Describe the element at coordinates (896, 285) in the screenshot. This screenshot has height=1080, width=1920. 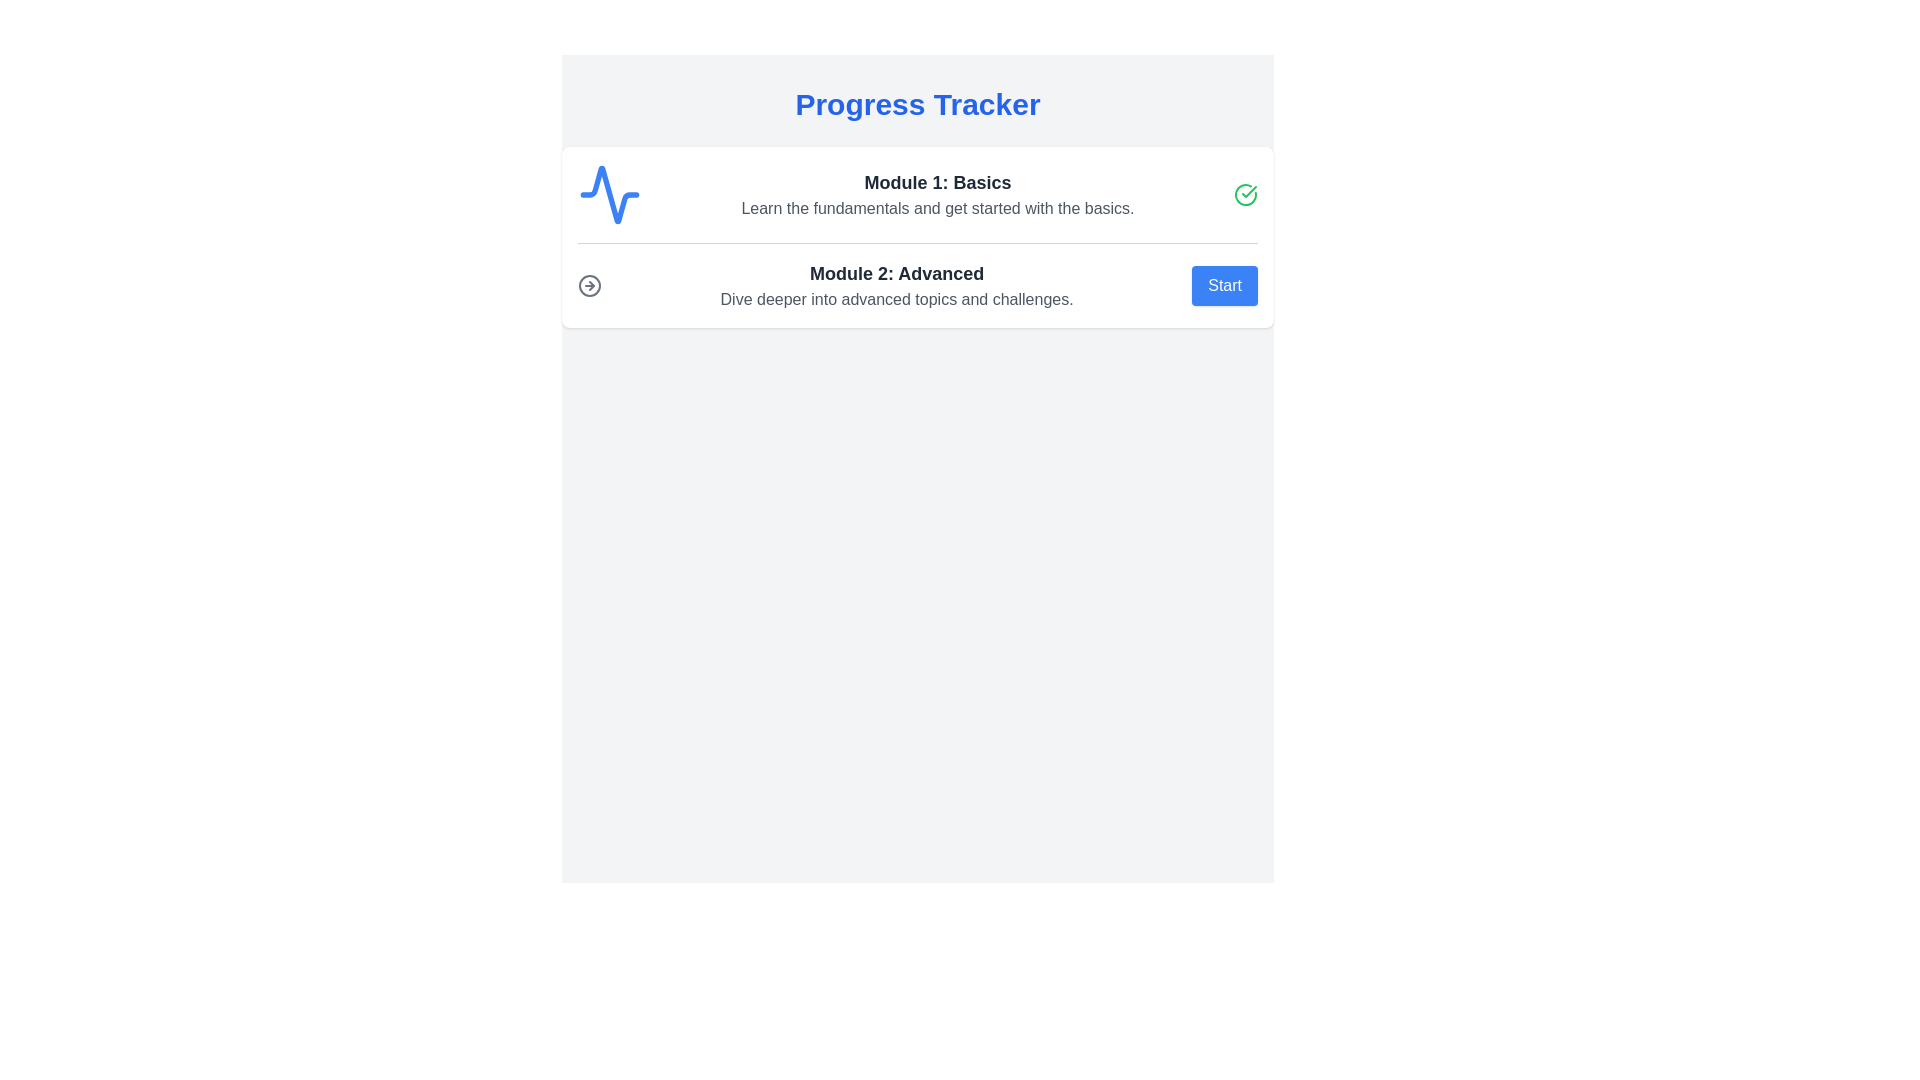
I see `the text block titled 'Module 2: Advanced' with a description below it in the progress tracker interface` at that location.